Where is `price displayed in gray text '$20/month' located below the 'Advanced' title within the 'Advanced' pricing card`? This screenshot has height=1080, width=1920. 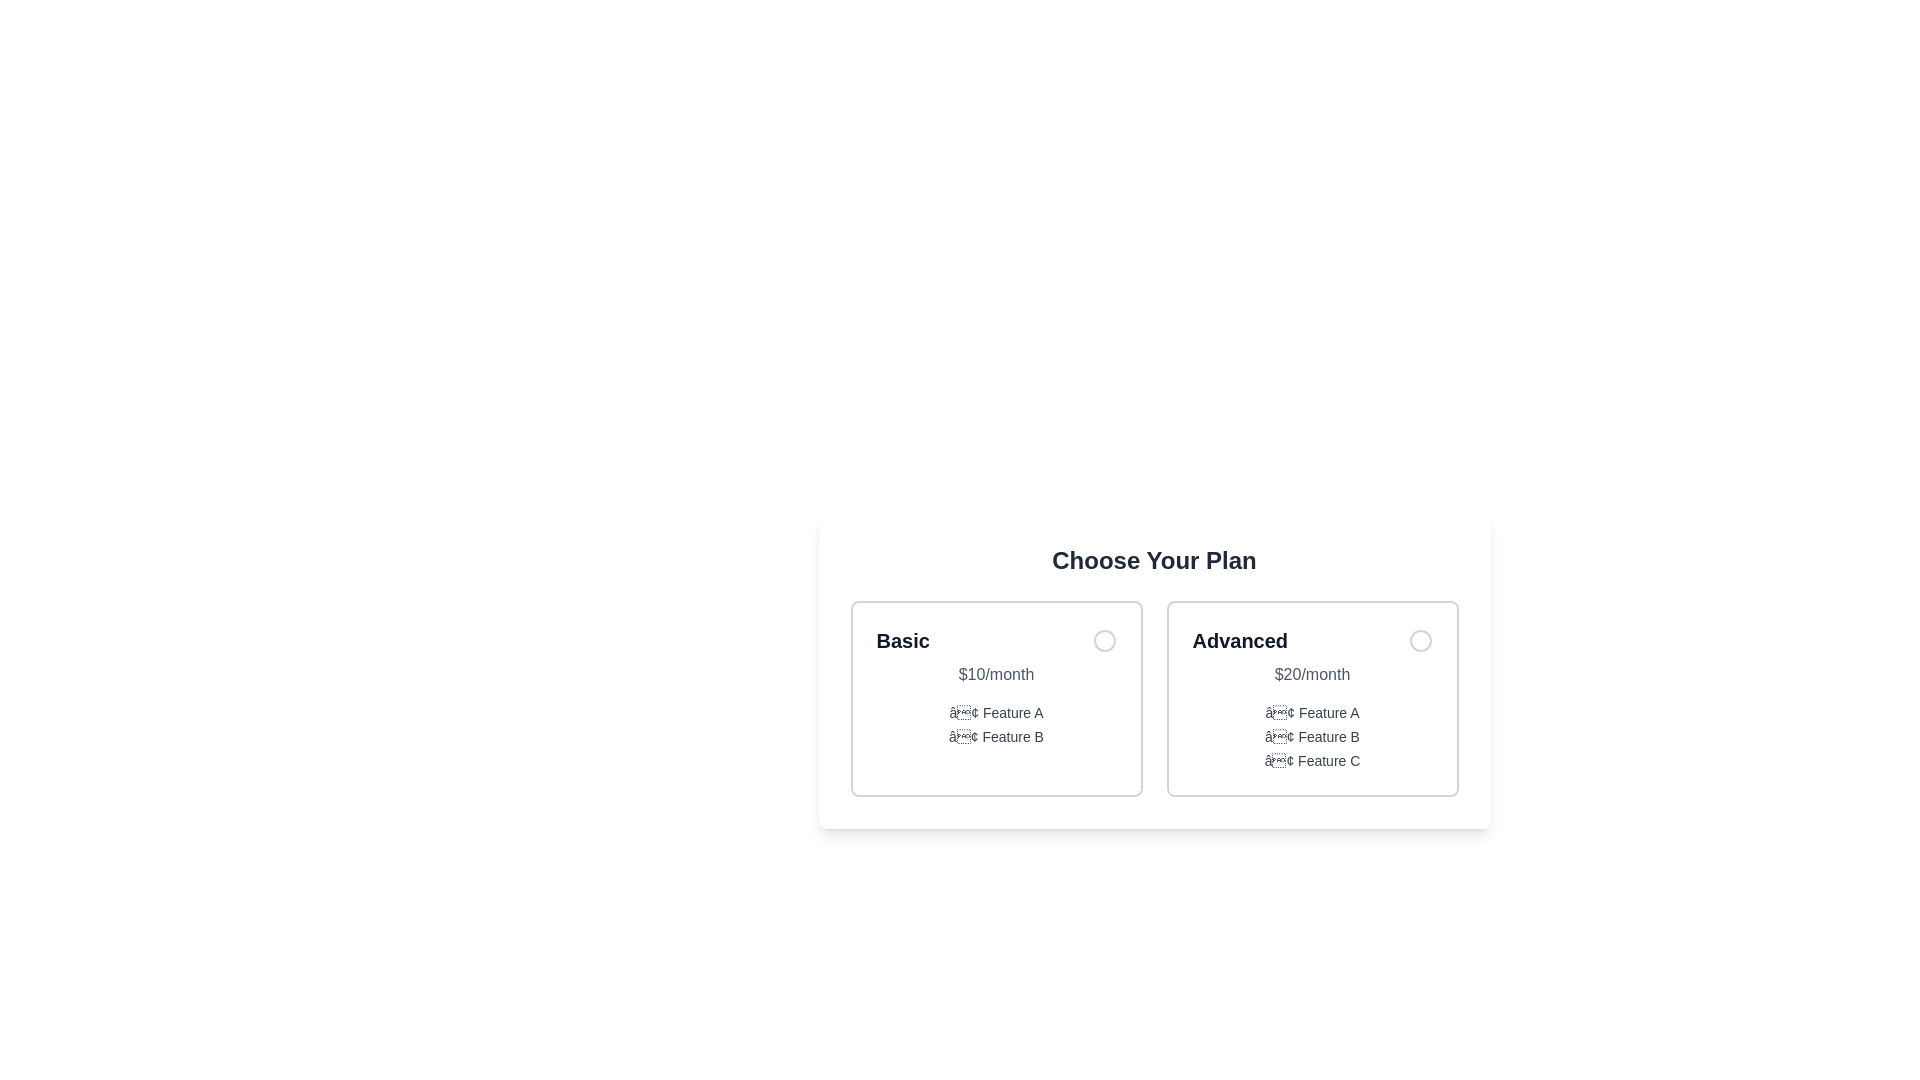
price displayed in gray text '$20/month' located below the 'Advanced' title within the 'Advanced' pricing card is located at coordinates (1312, 675).